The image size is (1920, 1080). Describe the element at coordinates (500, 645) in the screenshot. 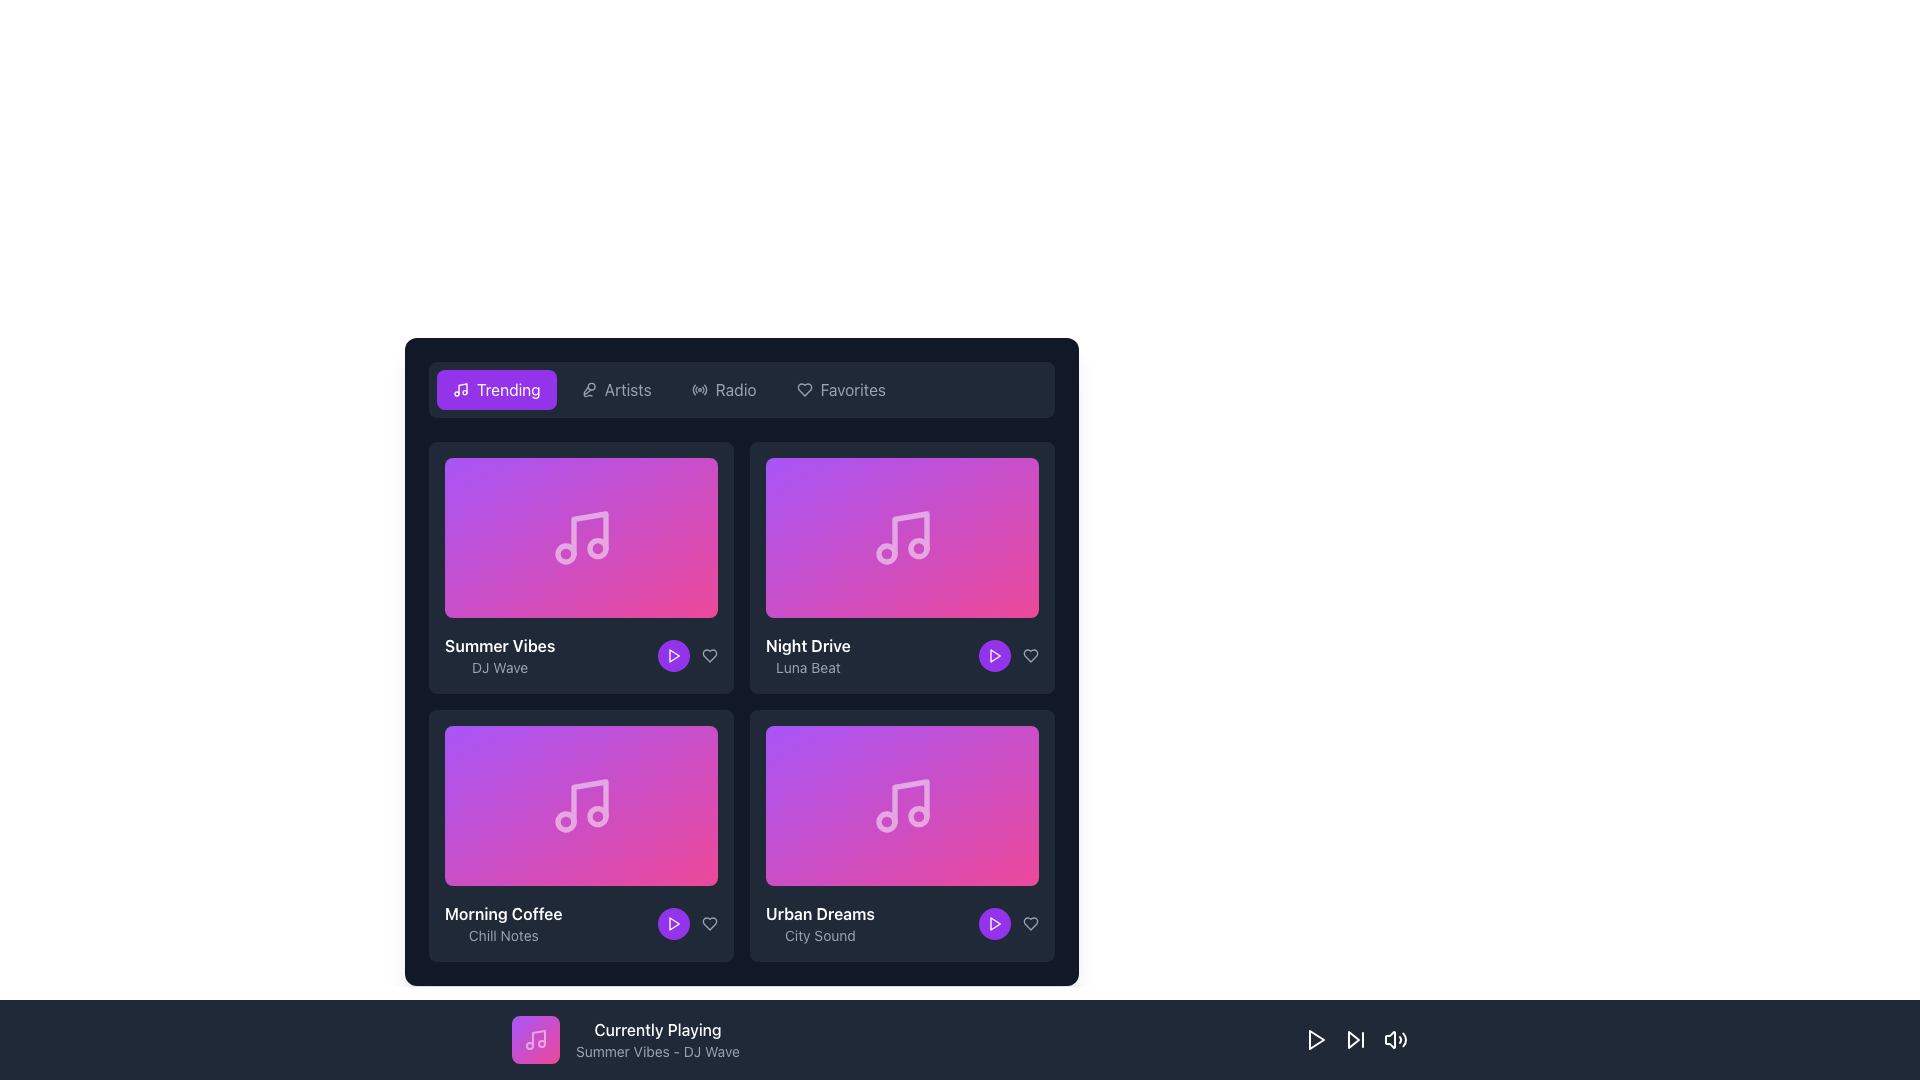

I see `the 'Summer Vibes' text label, which is styled in bold white text and located in the first column and first row of the 'Trending' section, above the 'DJ Wave' text and below the album artwork, if it is enabled for navigation` at that location.